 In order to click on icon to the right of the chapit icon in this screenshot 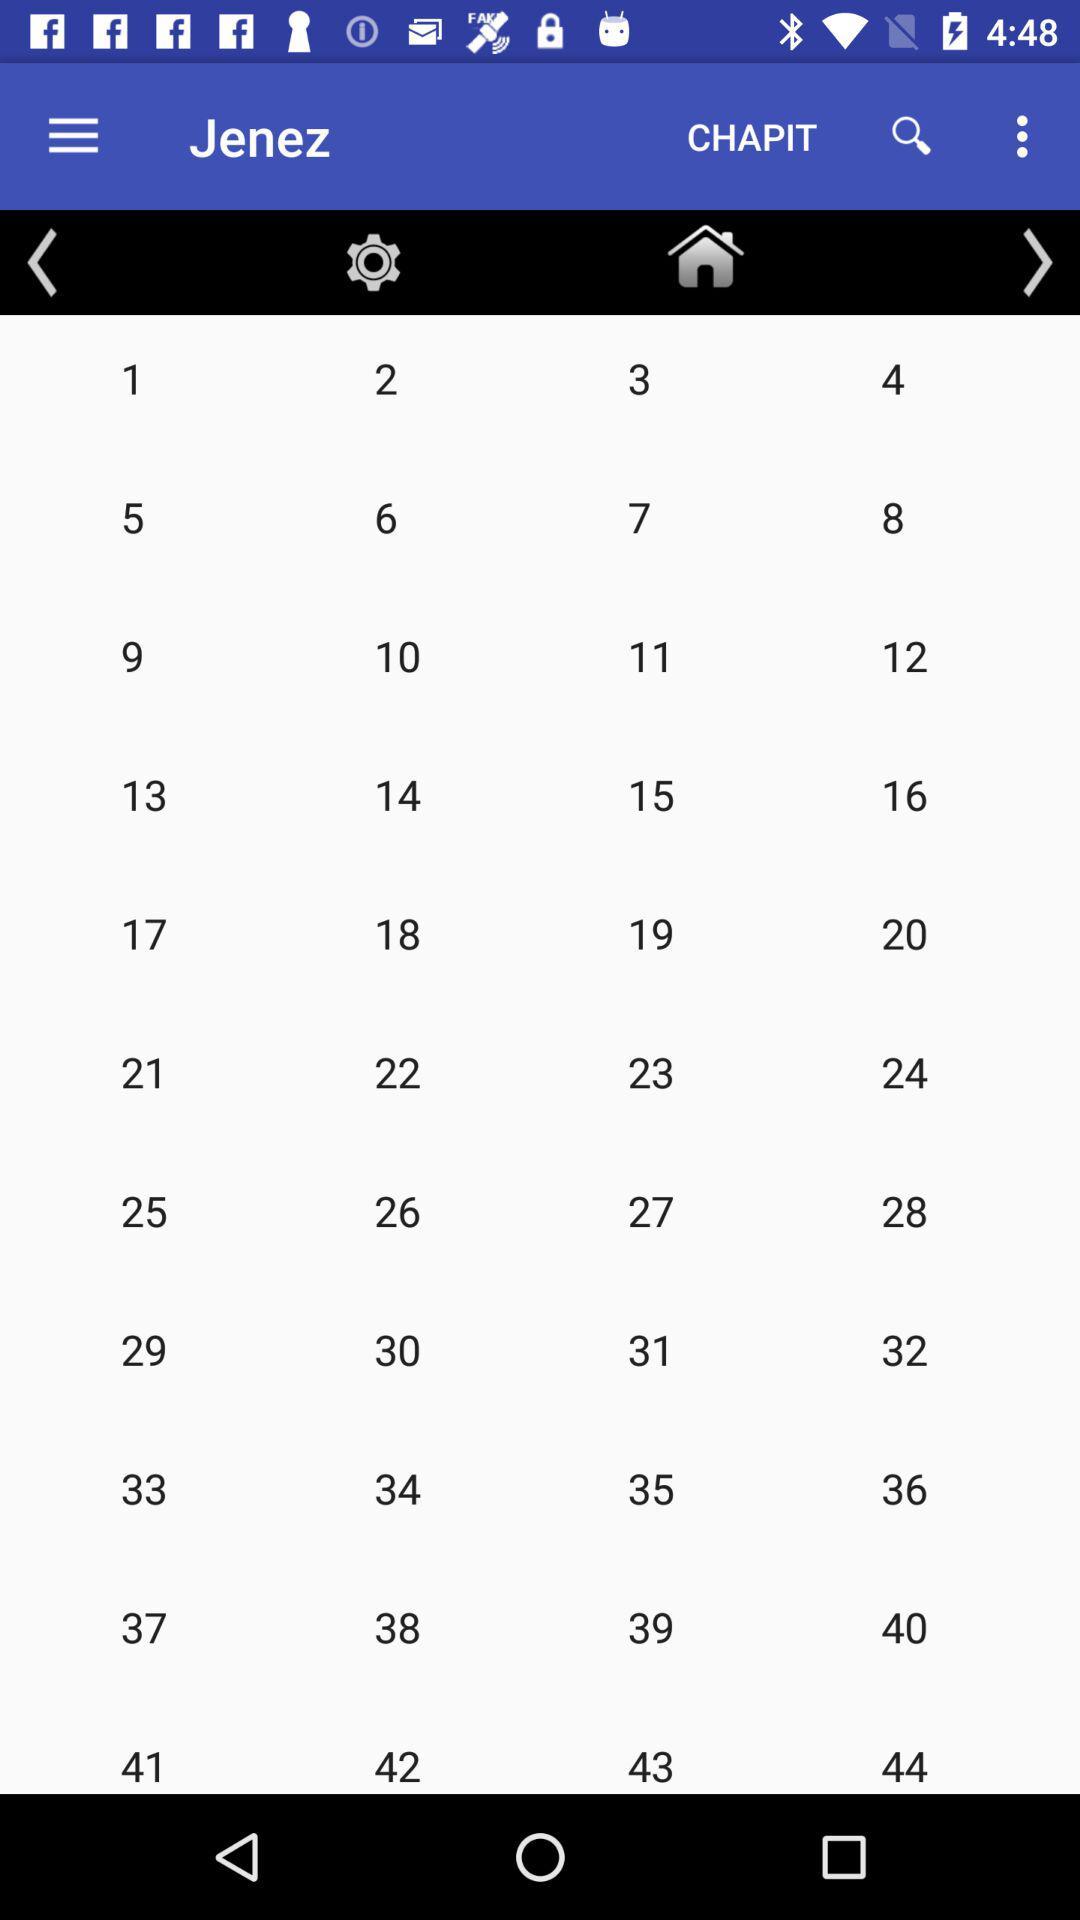, I will do `click(911, 135)`.